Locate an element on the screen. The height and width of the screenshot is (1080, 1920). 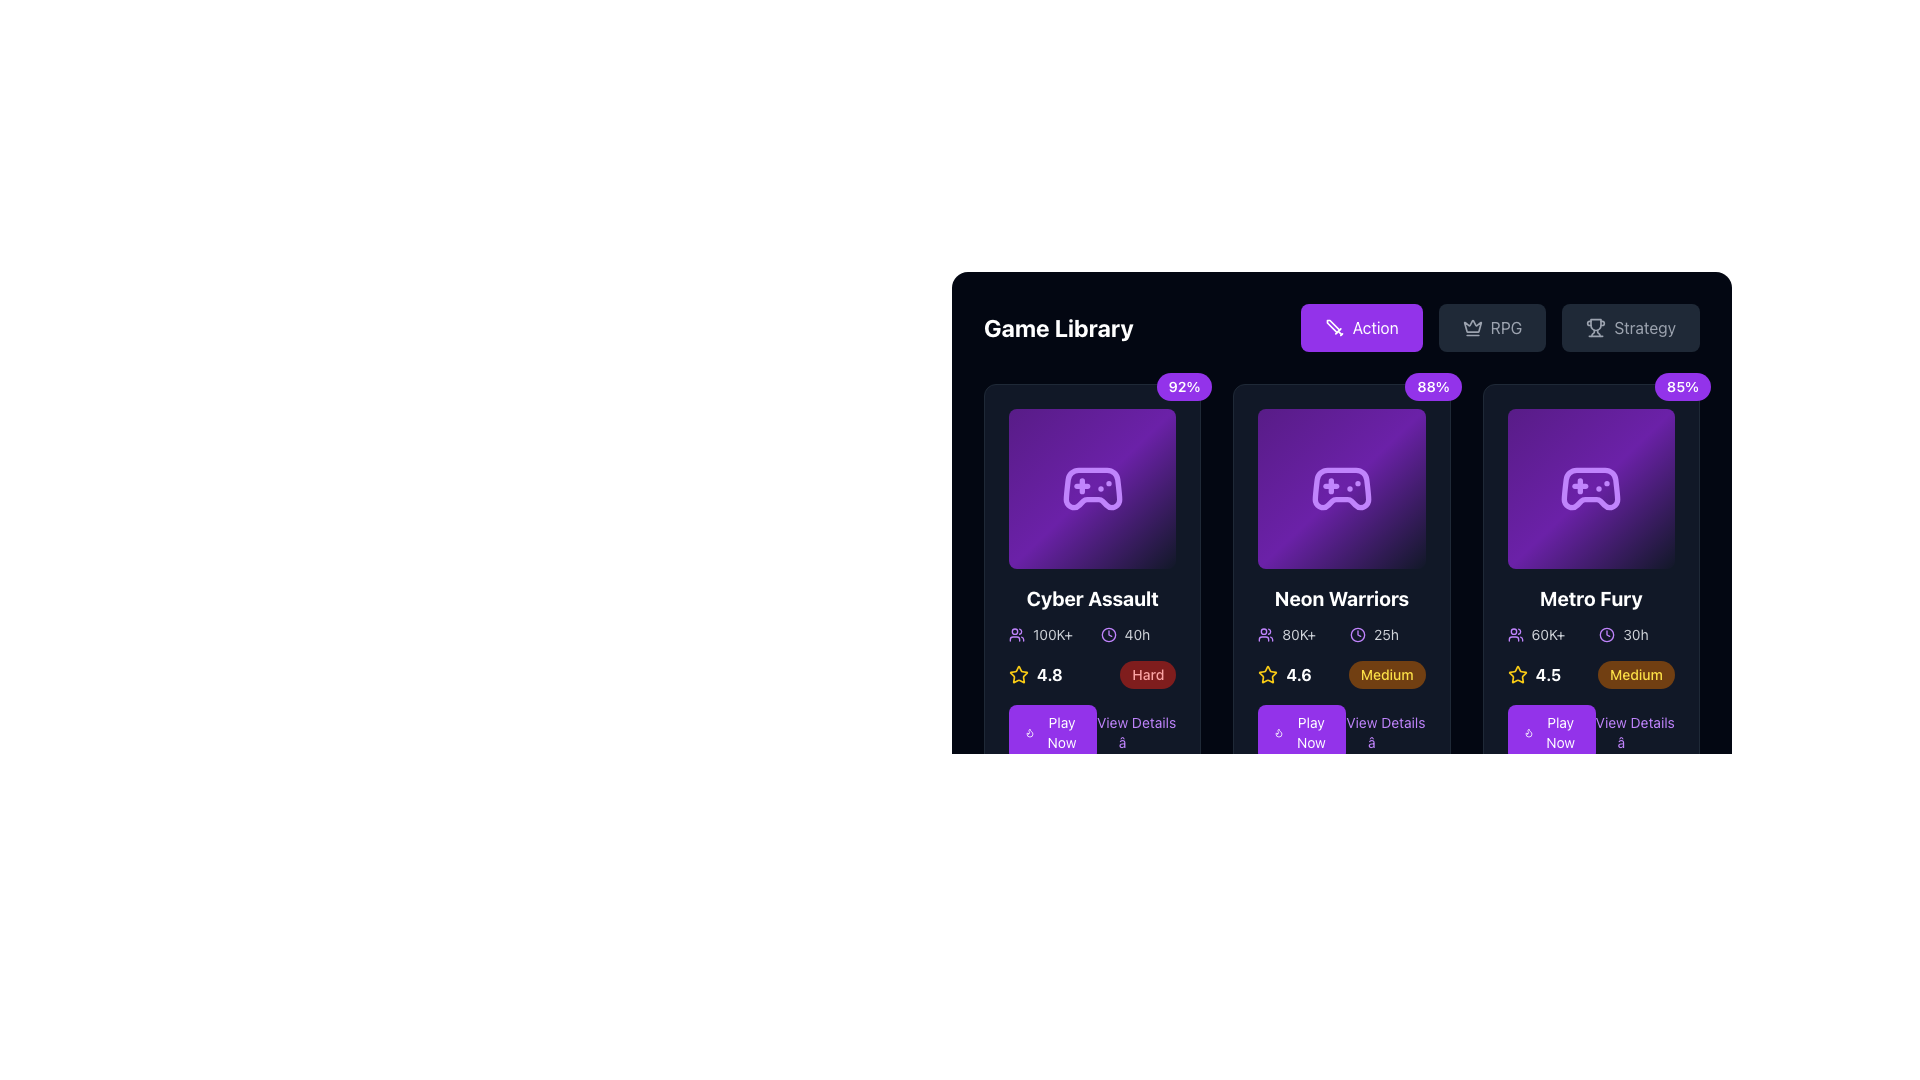
the text label displaying '4.5' in bold white font, located in the rating section beneath the 'Metro Fury' game card, aligned to the right of the yellow star icon is located at coordinates (1547, 675).